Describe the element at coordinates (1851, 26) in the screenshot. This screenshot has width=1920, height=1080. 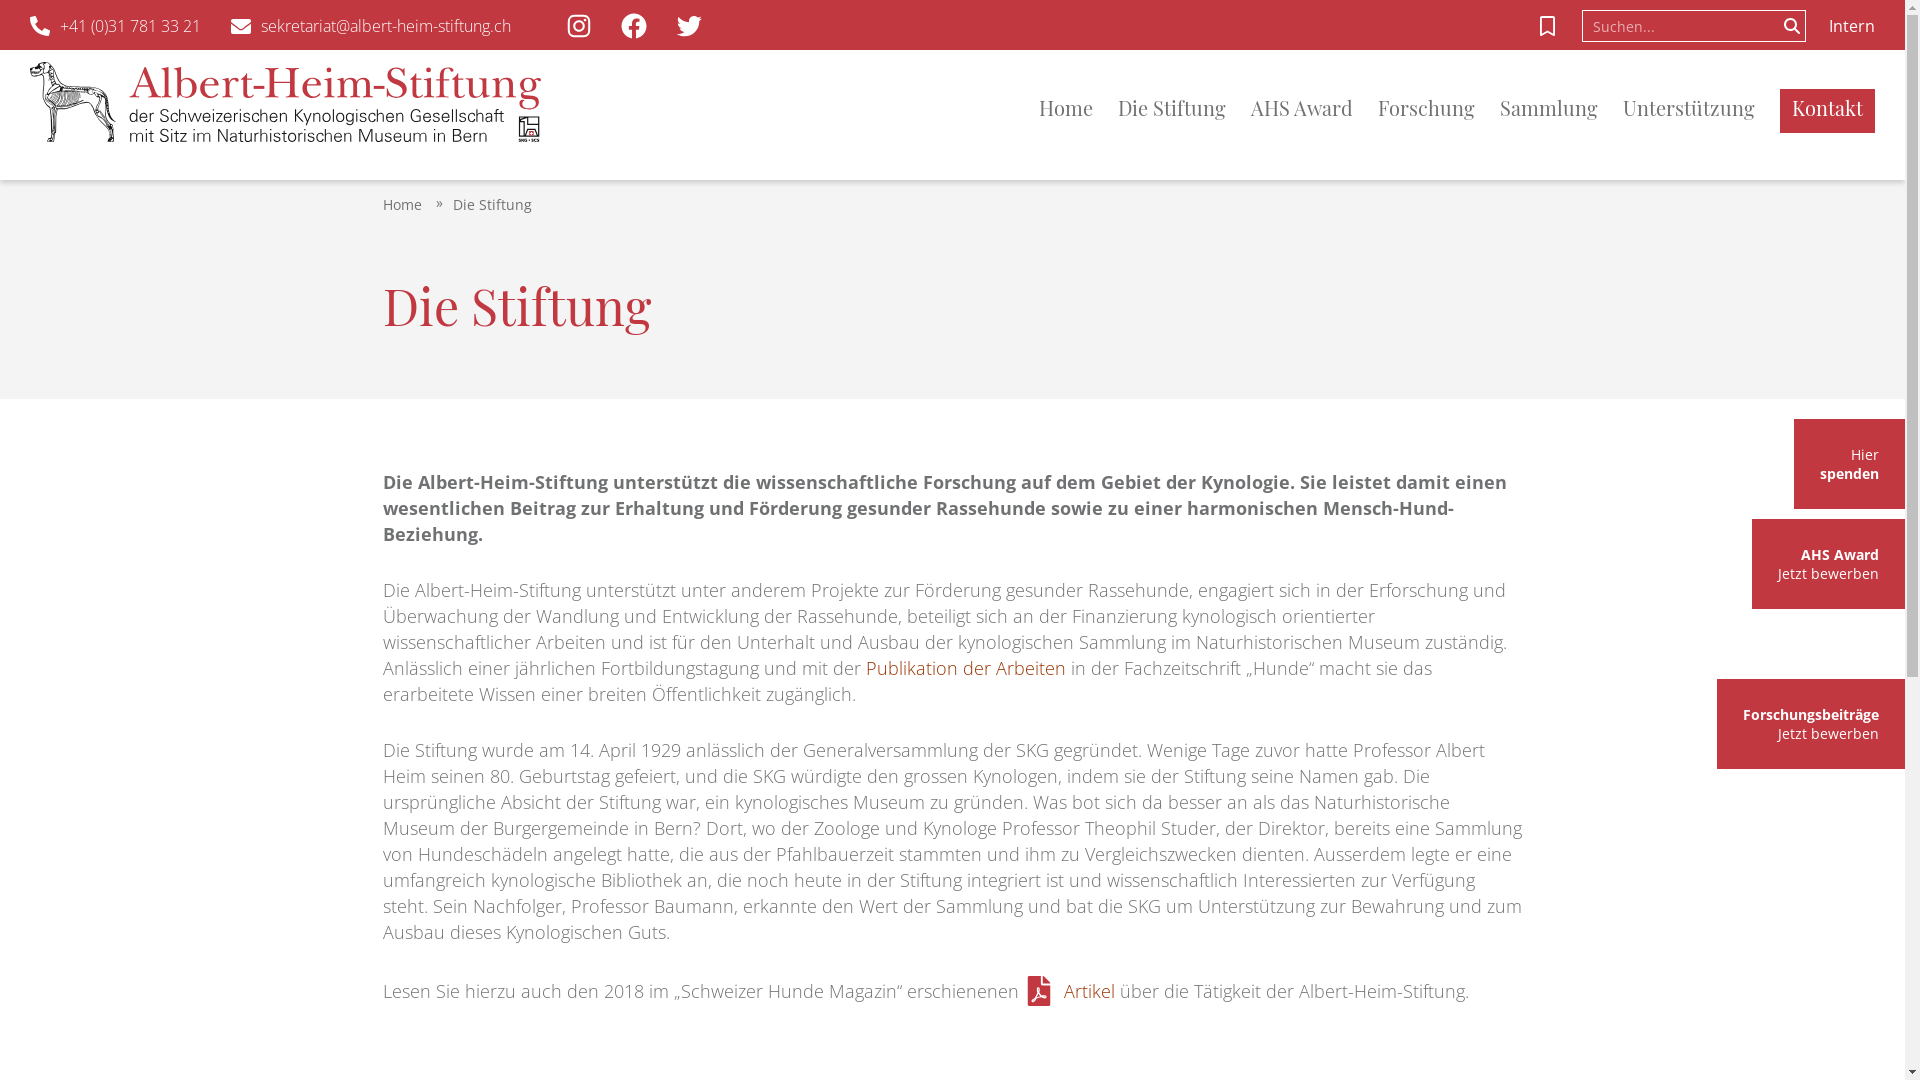
I see `'Intern'` at that location.